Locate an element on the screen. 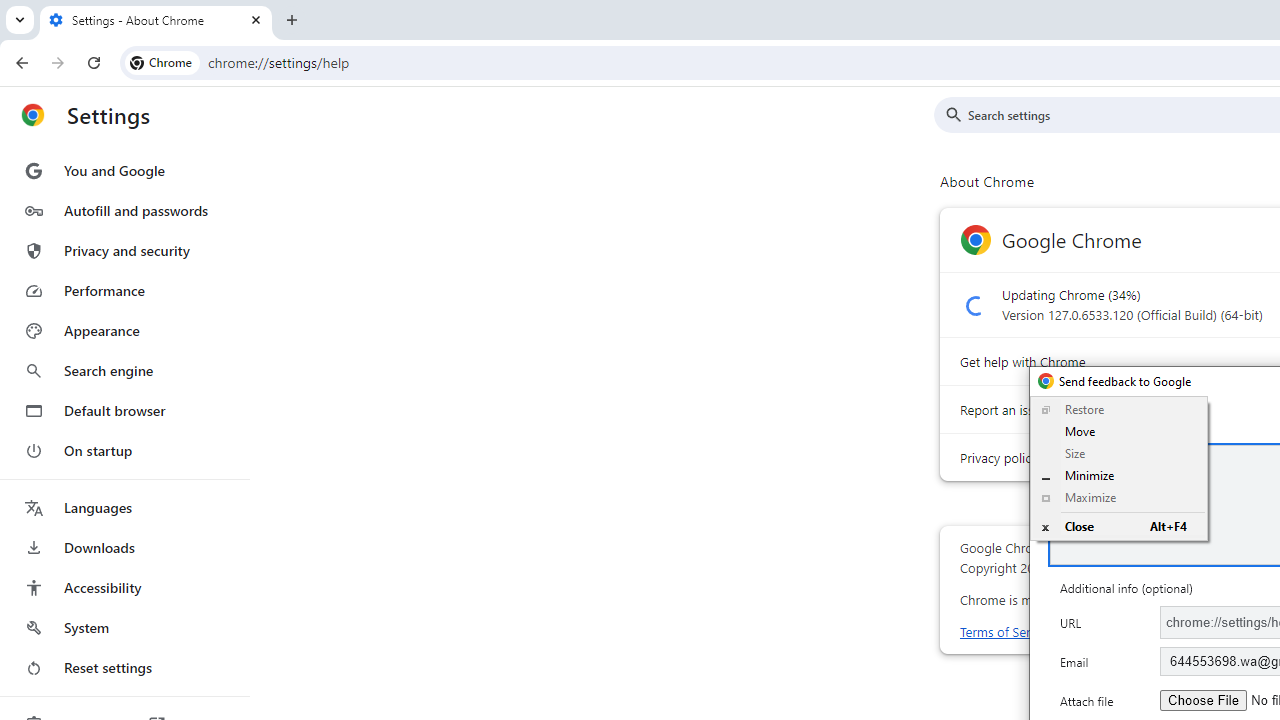  'Reset settings' is located at coordinates (123, 668).